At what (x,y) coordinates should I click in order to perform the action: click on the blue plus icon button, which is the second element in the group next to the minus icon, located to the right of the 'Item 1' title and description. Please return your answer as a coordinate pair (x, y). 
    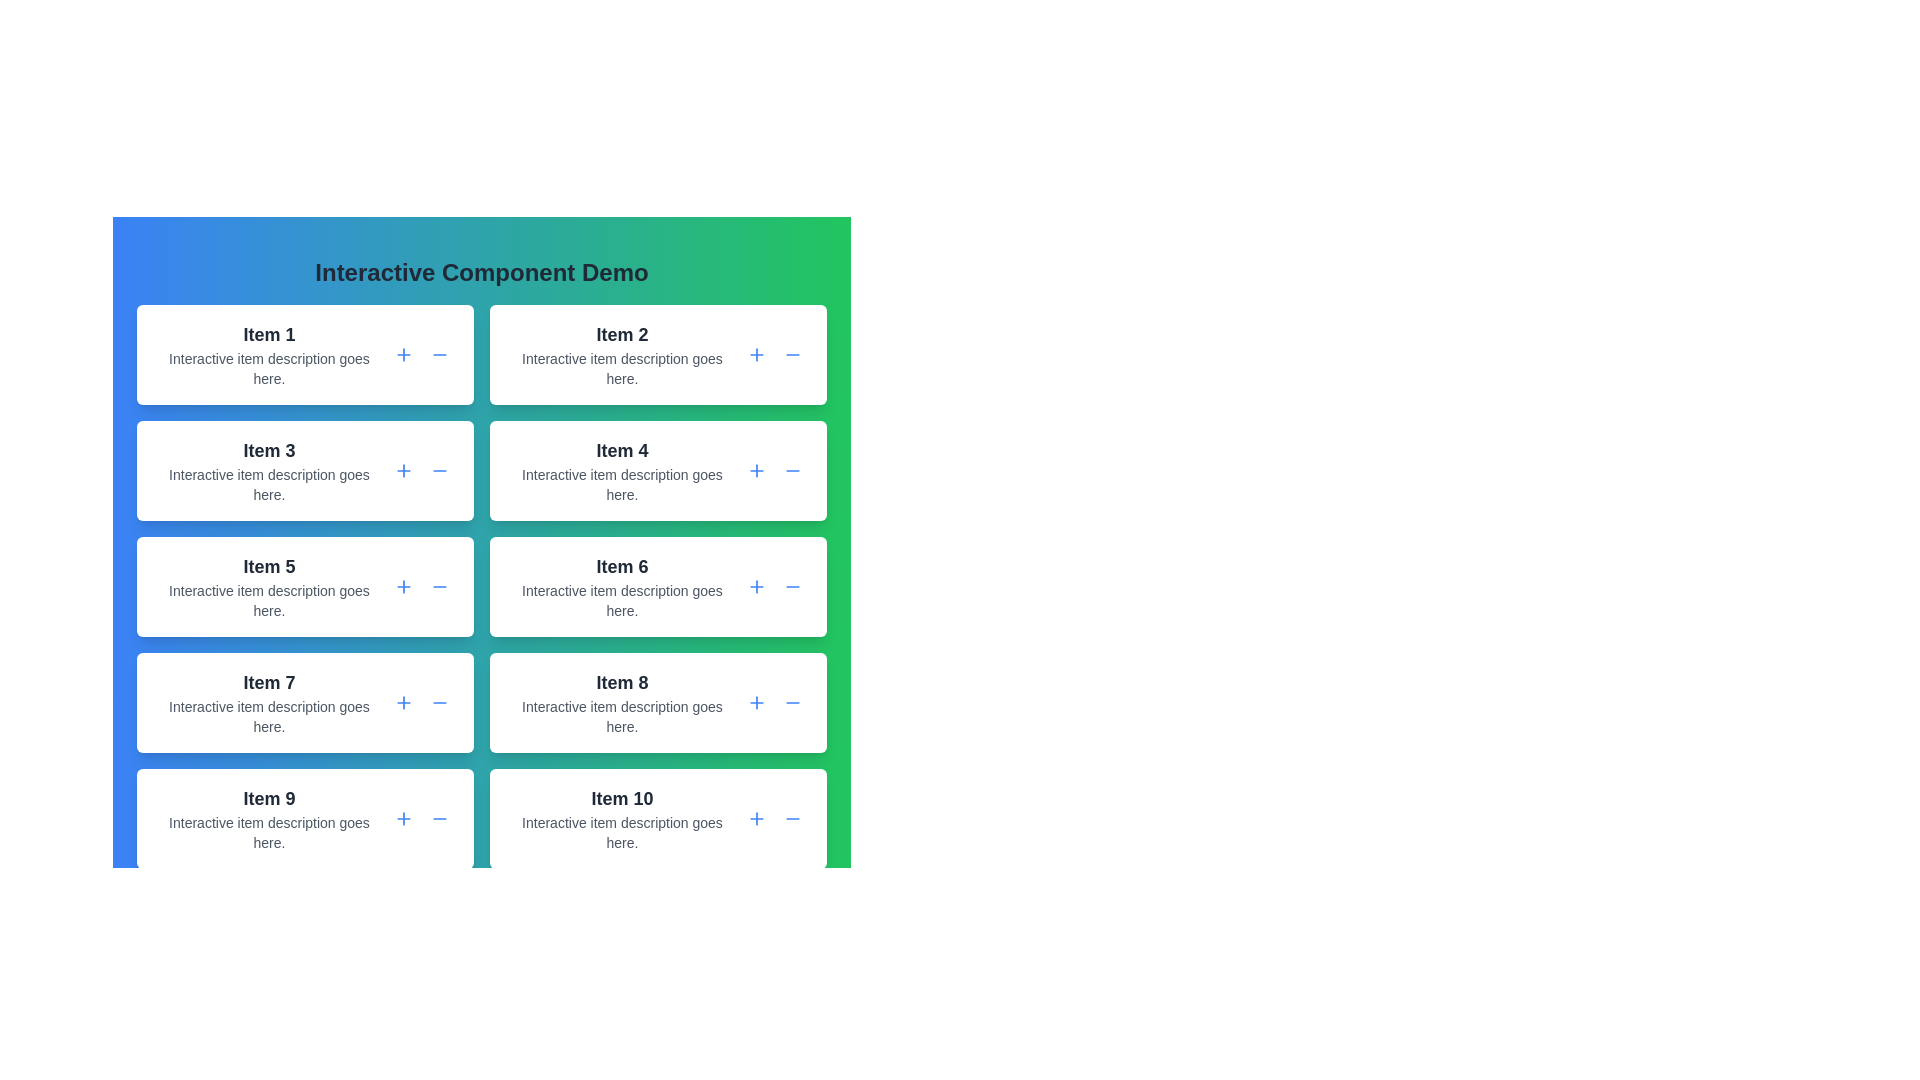
    Looking at the image, I should click on (402, 353).